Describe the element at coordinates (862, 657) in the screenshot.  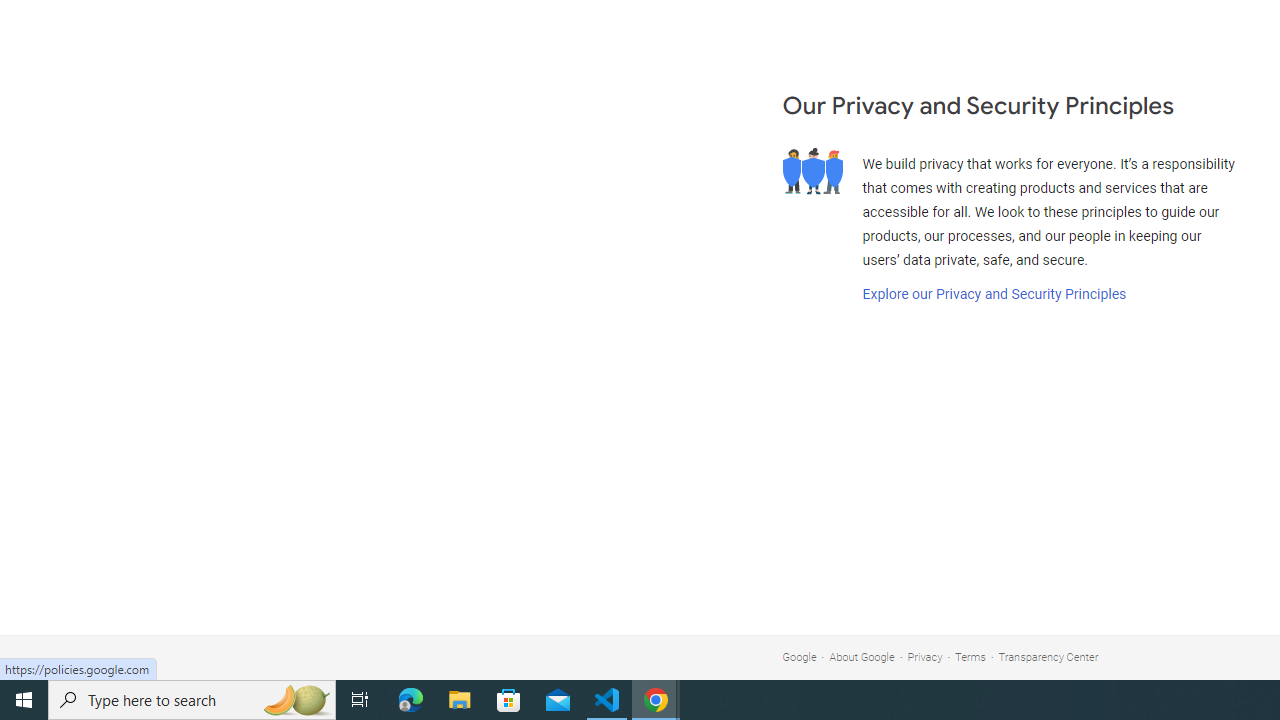
I see `'About Google'` at that location.